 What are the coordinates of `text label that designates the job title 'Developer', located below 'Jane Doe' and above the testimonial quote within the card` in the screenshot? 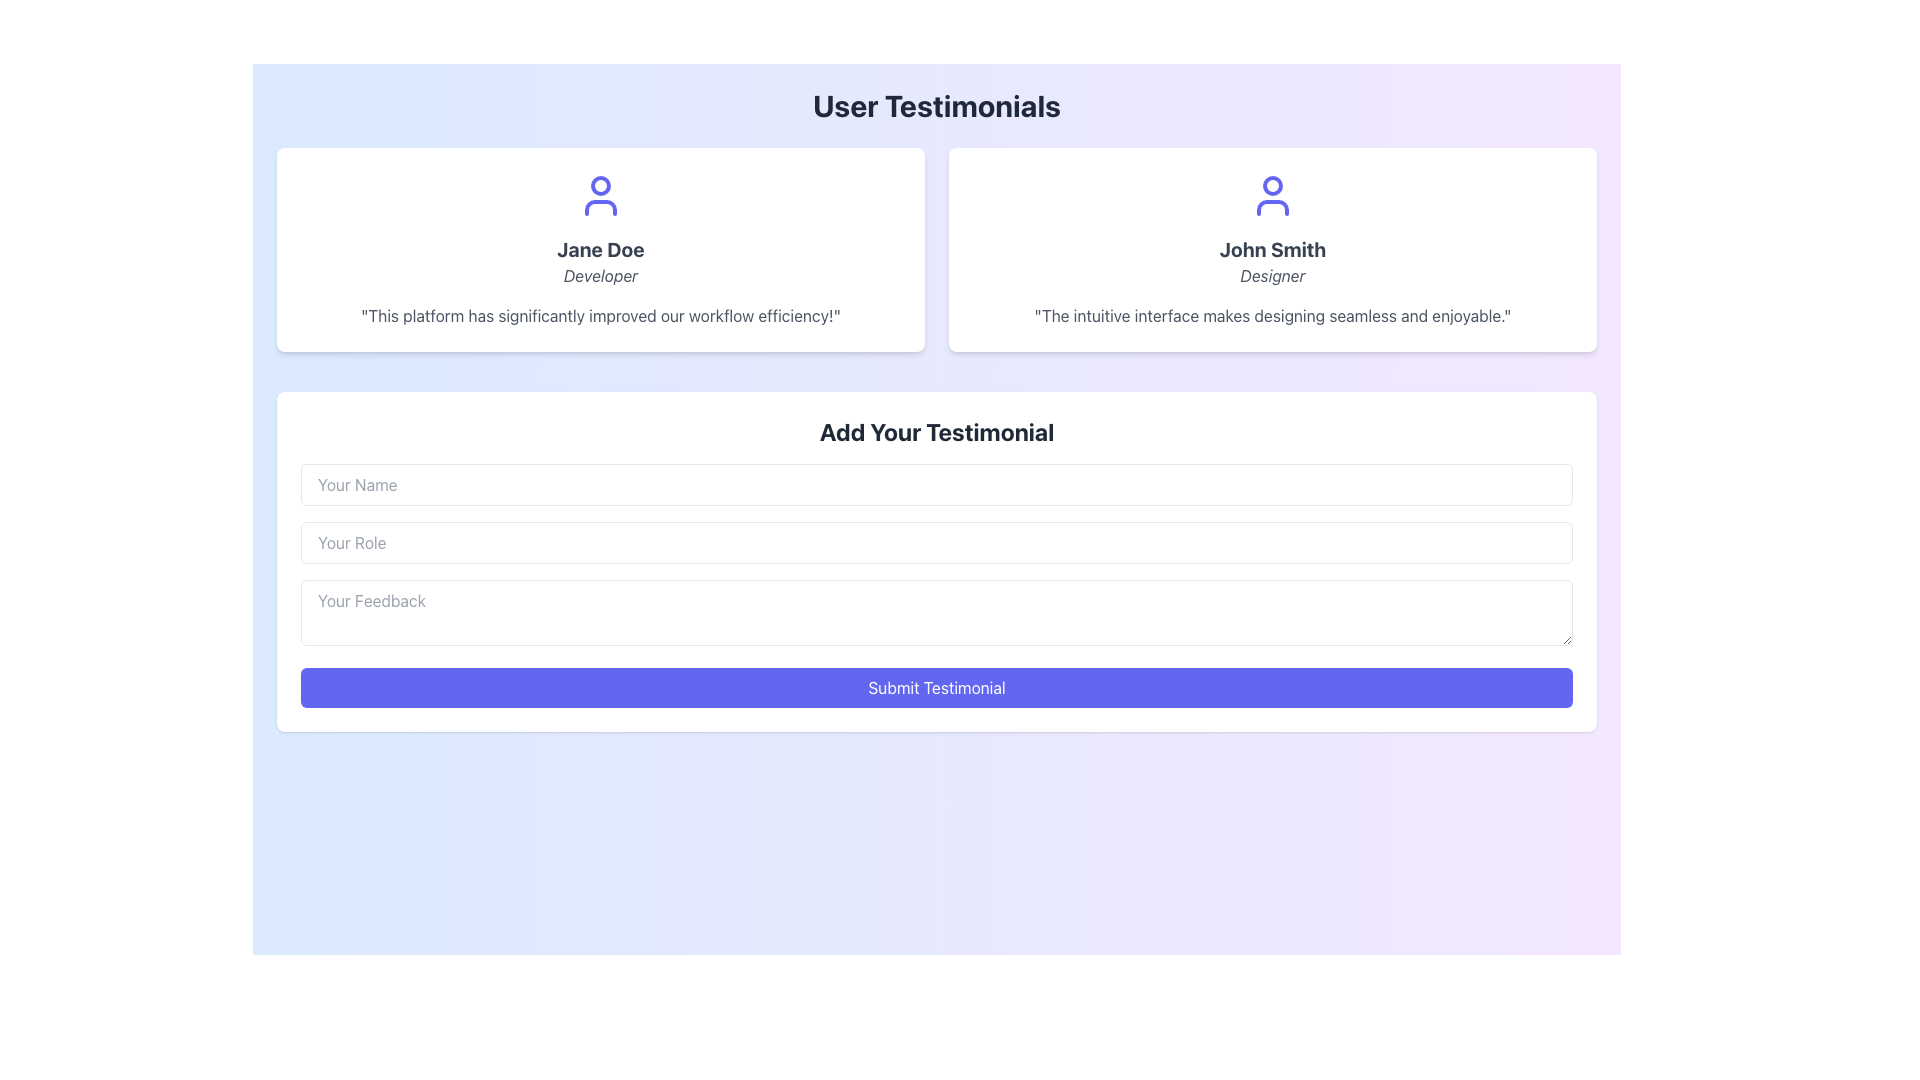 It's located at (599, 276).